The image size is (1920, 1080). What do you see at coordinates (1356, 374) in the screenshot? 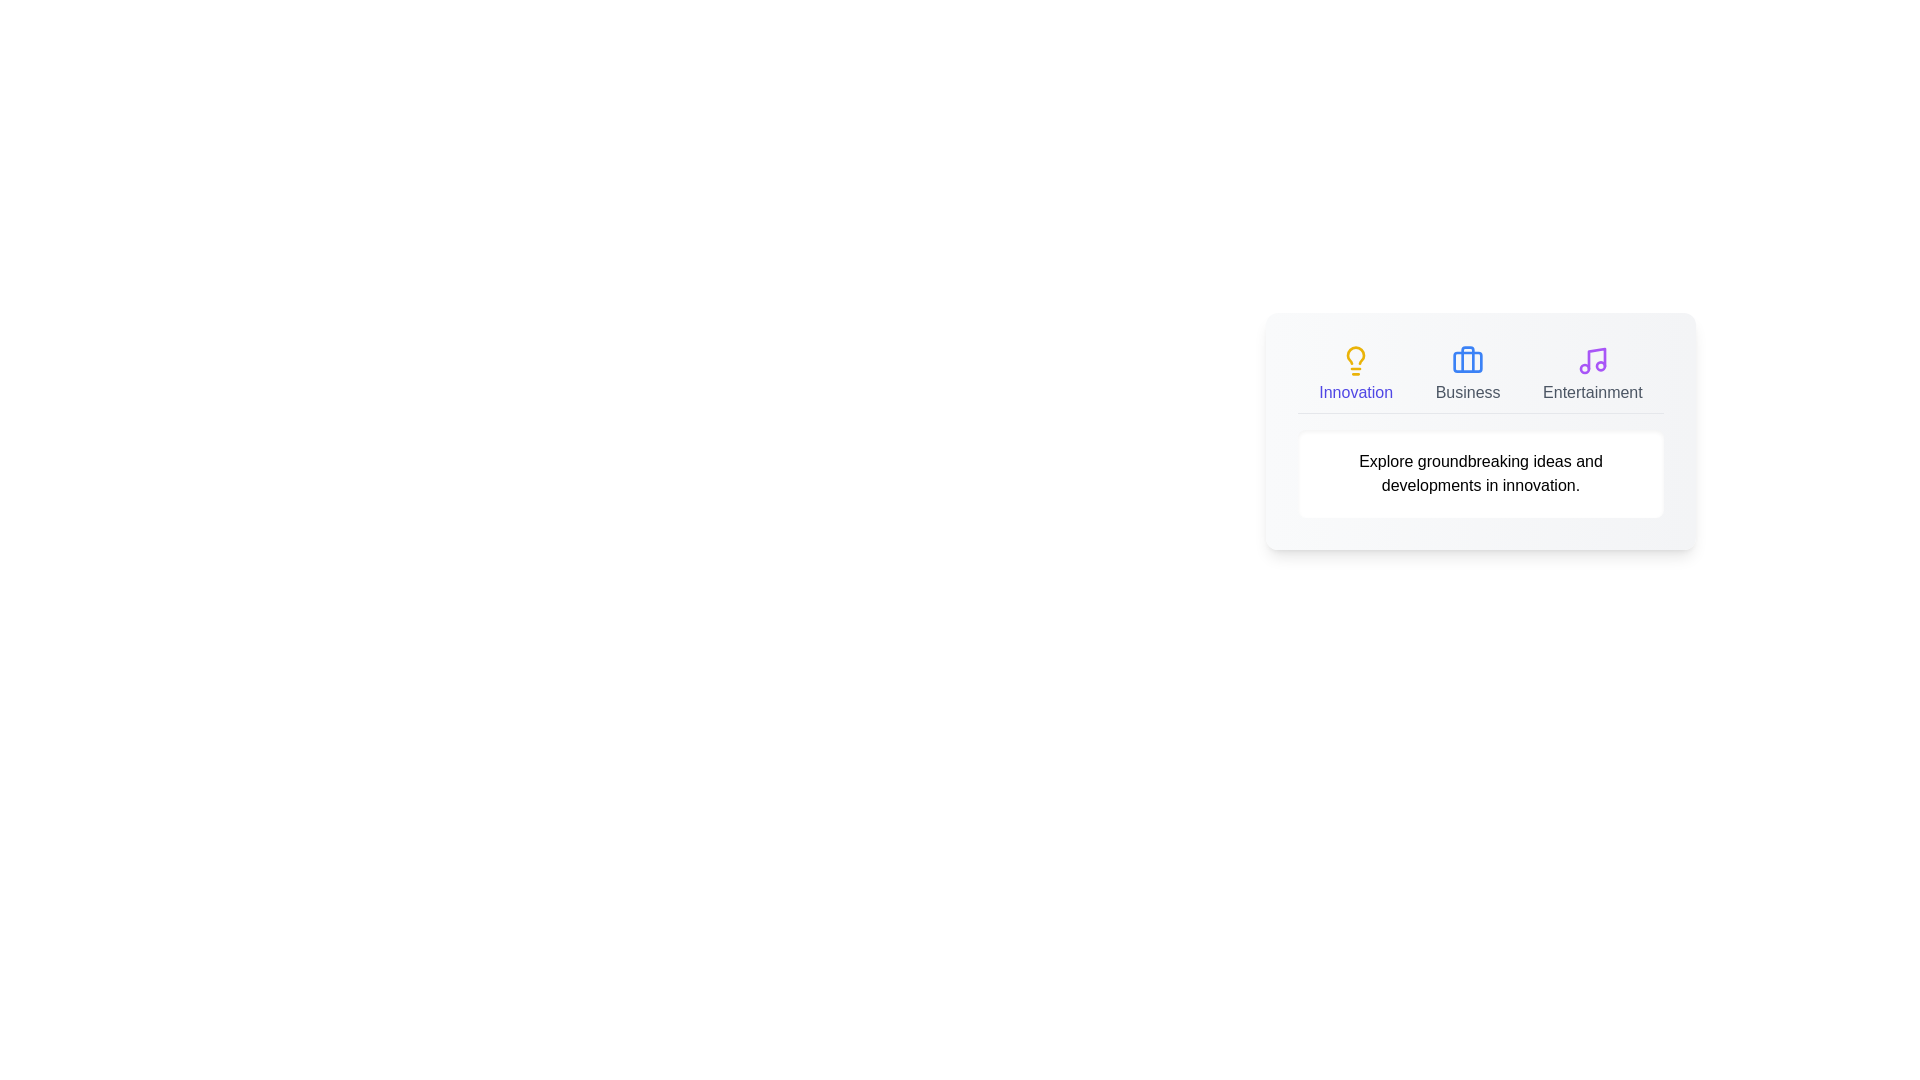
I see `the tab button corresponding to Innovation` at bounding box center [1356, 374].